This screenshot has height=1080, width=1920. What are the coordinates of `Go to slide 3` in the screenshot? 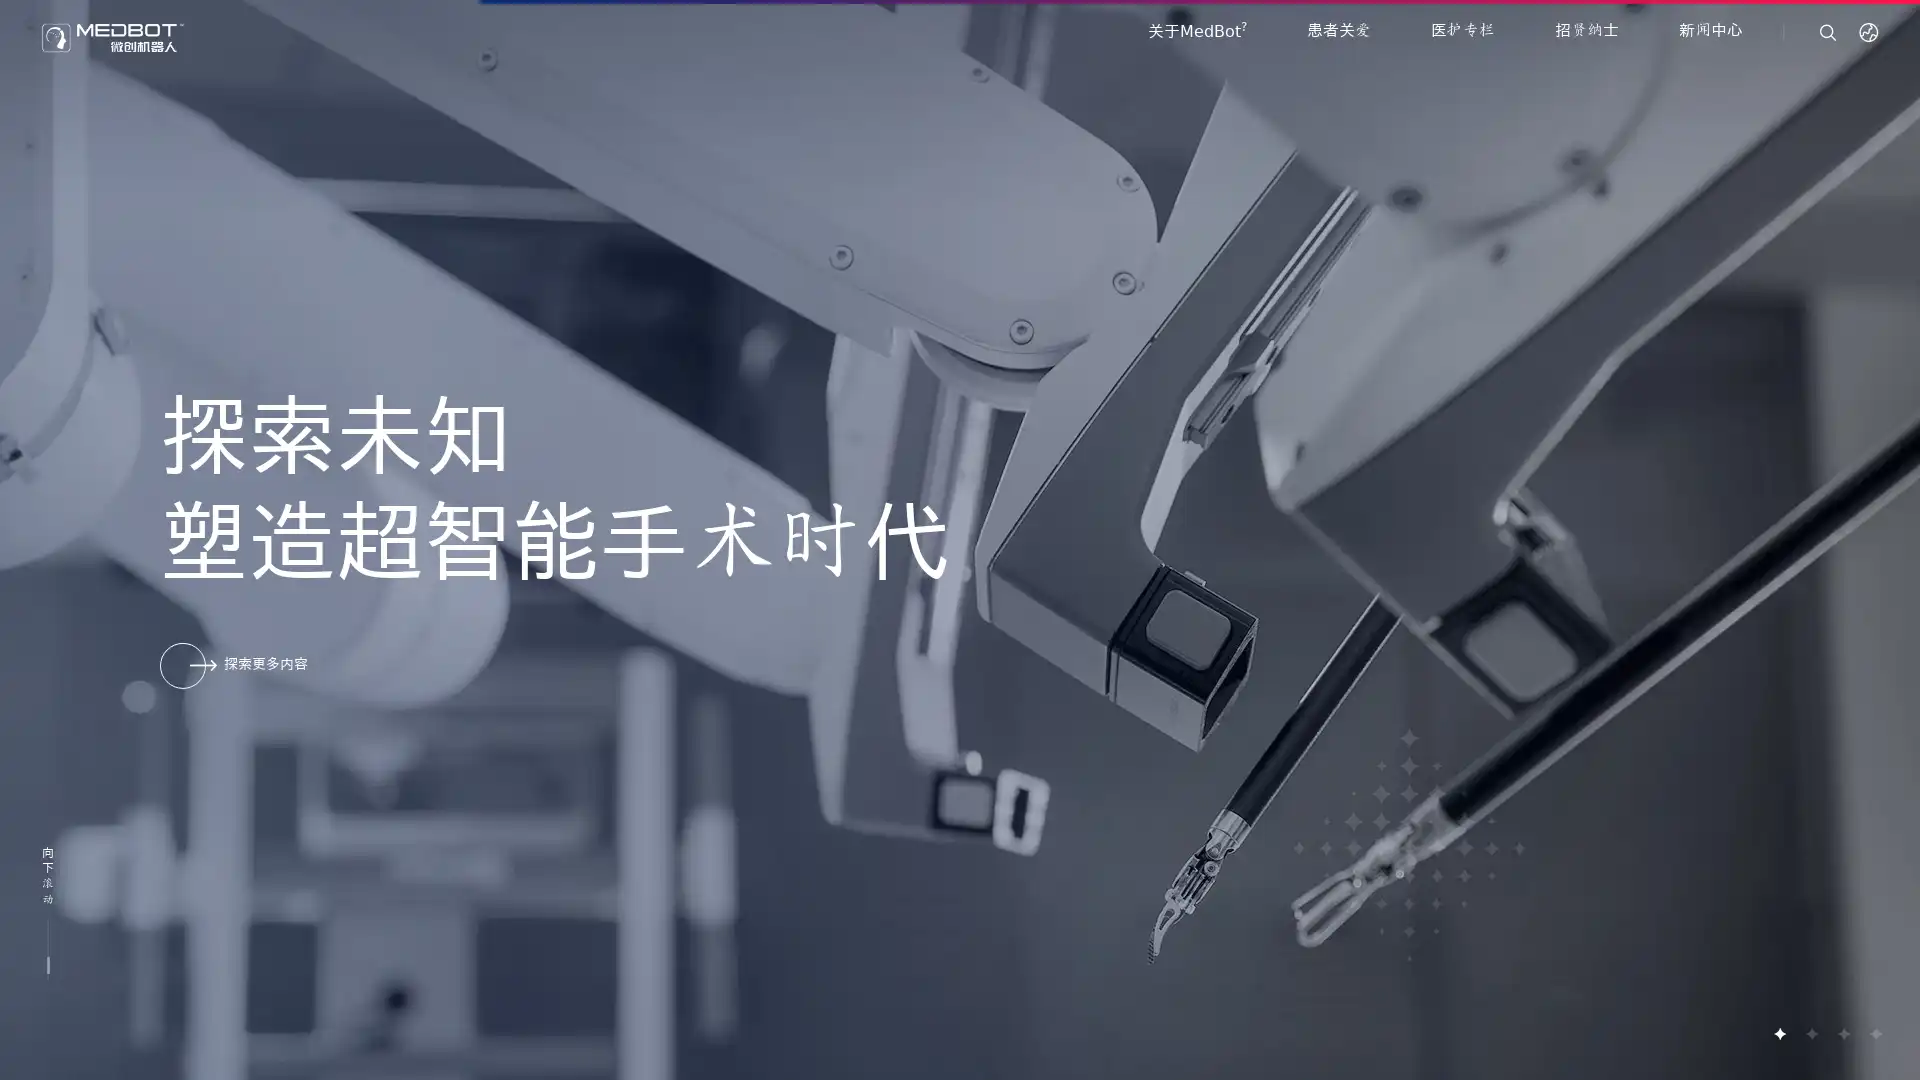 It's located at (1842, 1033).